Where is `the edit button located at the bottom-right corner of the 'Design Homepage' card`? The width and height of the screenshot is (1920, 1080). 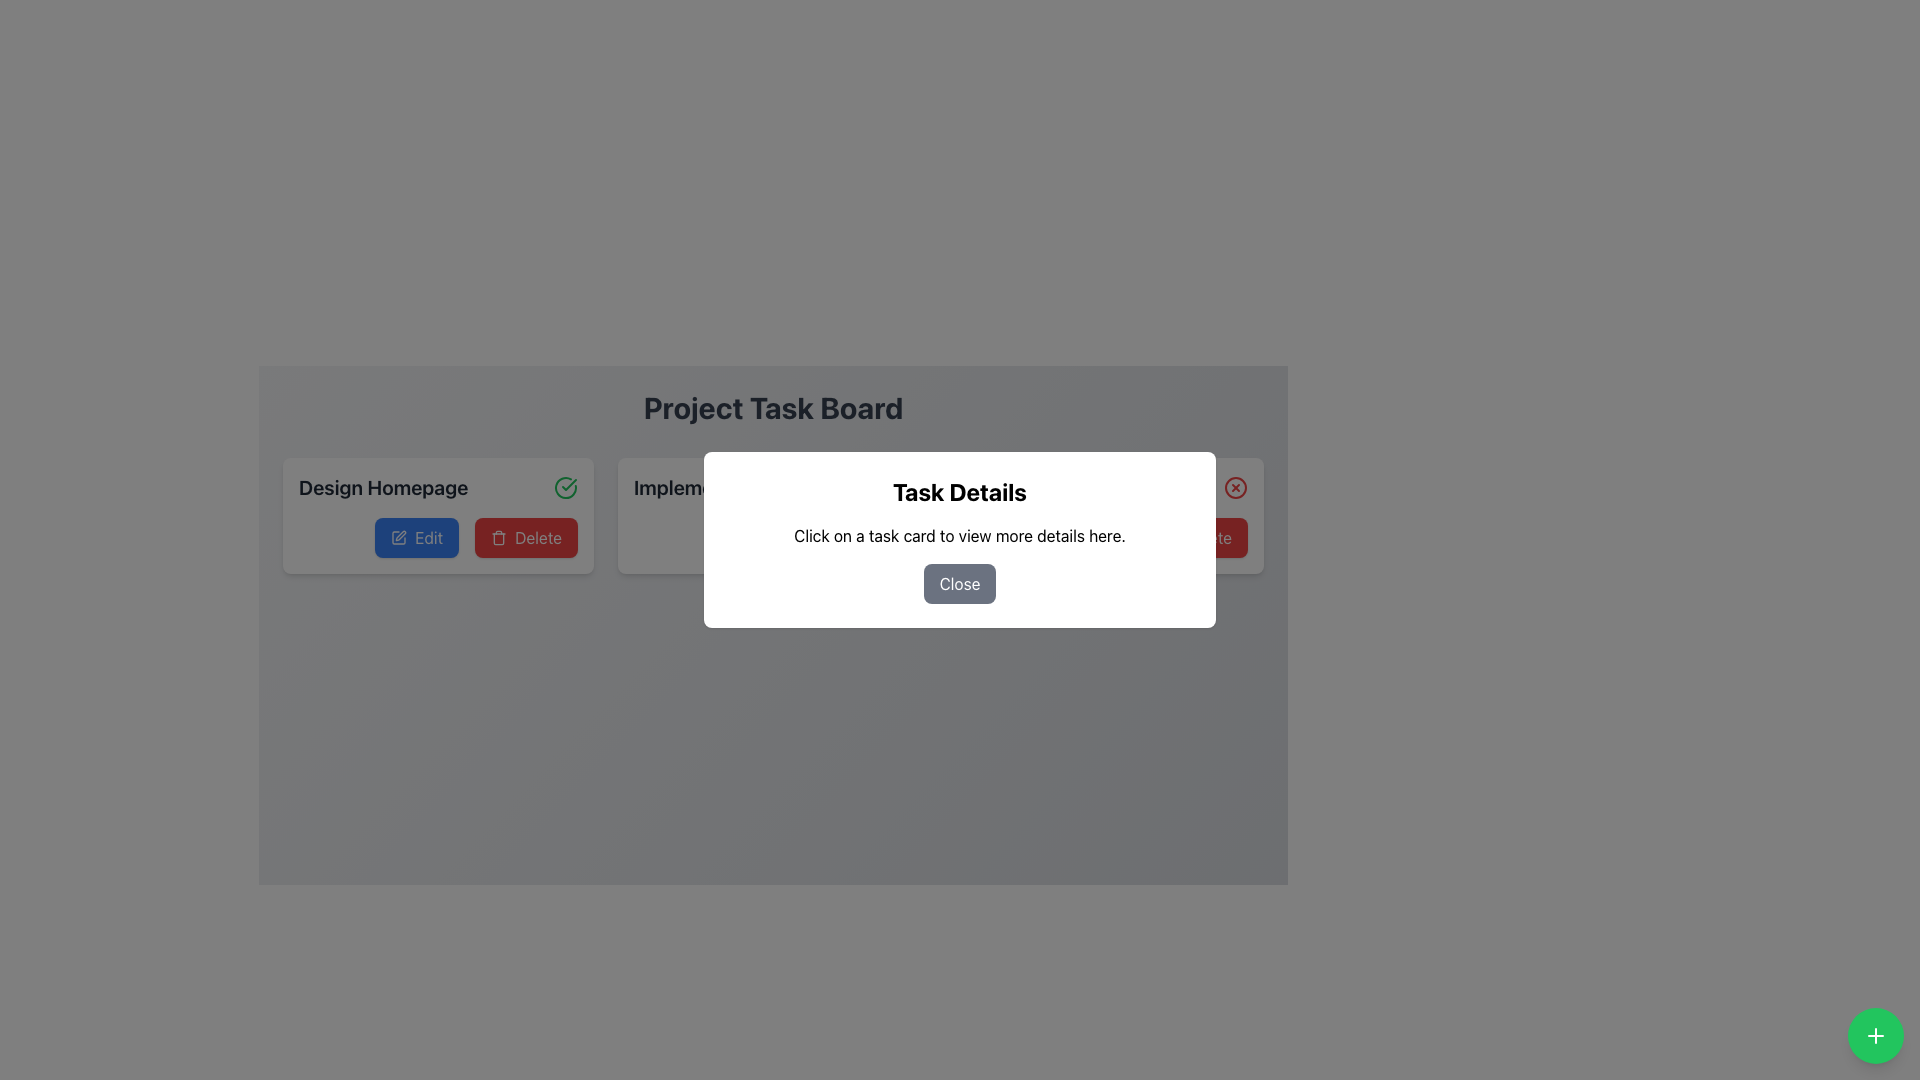 the edit button located at the bottom-right corner of the 'Design Homepage' card is located at coordinates (437, 536).